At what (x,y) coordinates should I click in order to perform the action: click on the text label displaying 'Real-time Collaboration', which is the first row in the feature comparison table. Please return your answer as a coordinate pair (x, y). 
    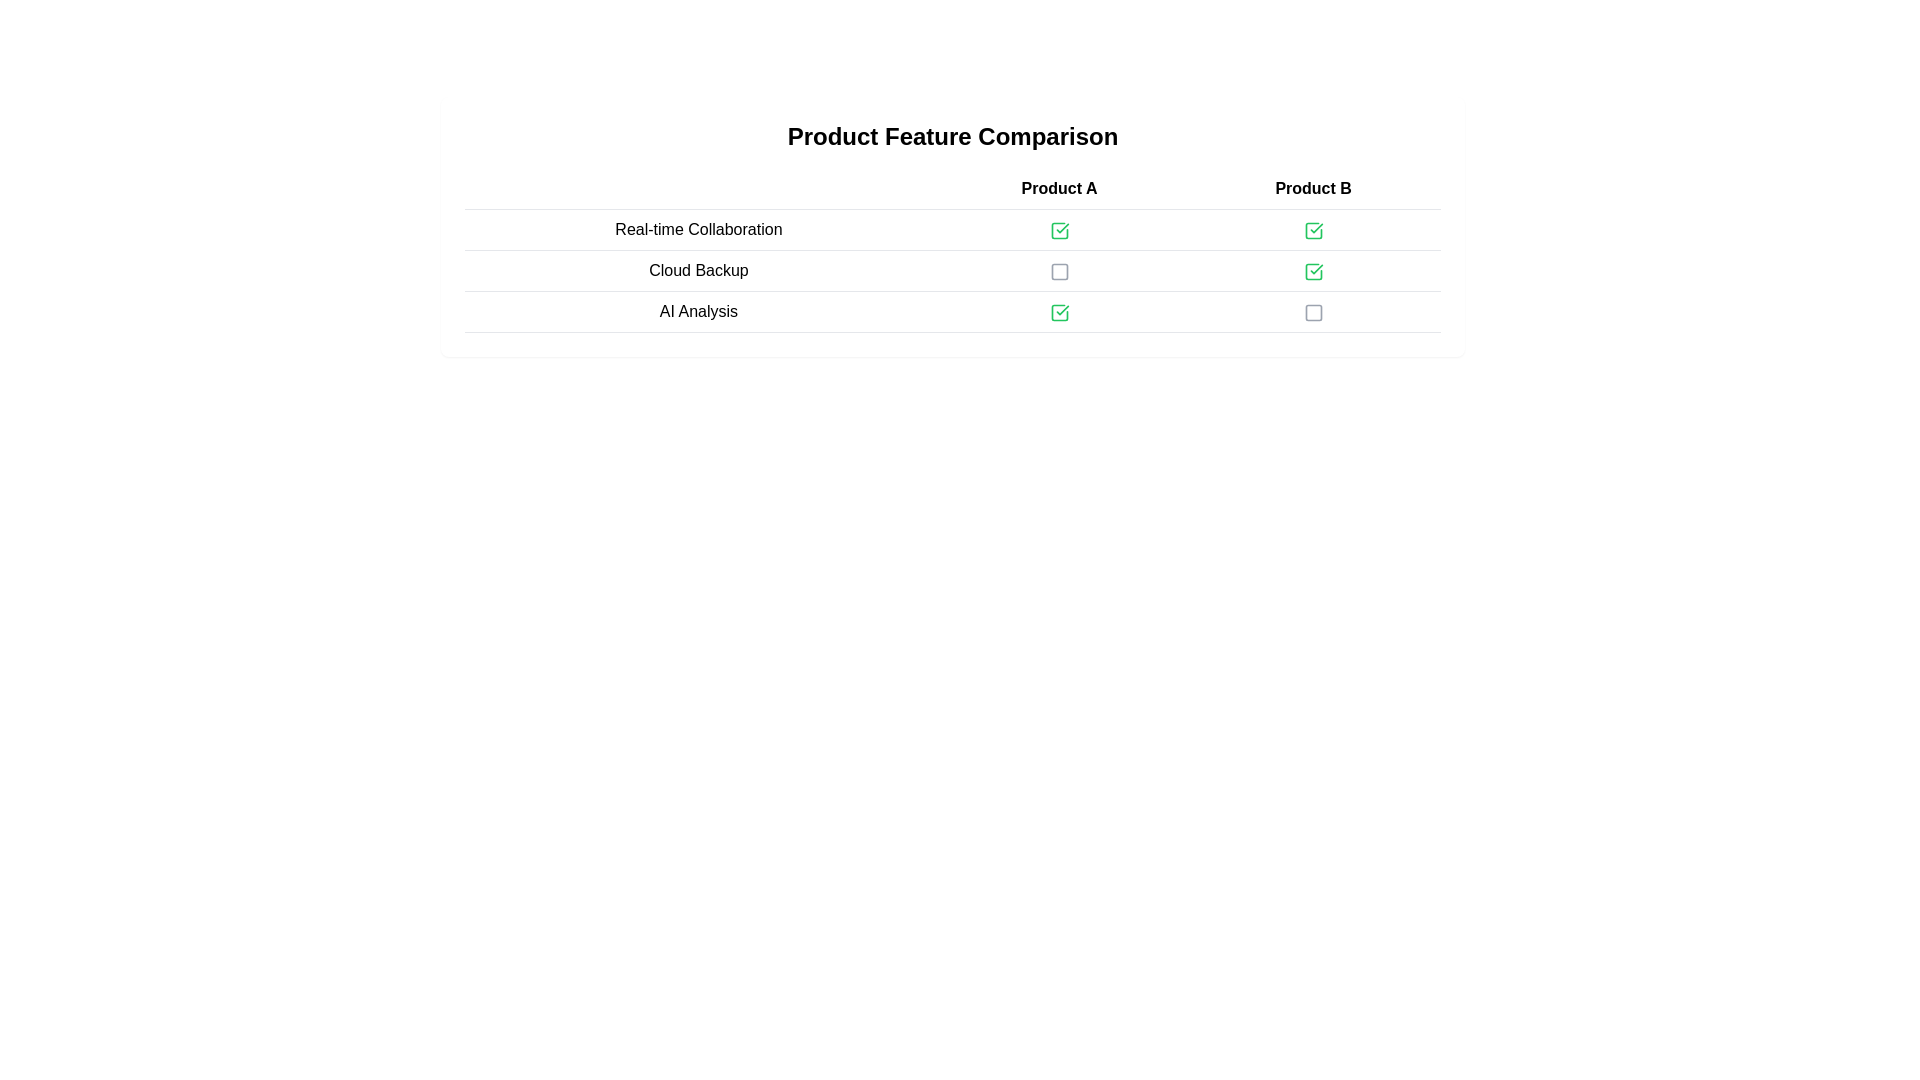
    Looking at the image, I should click on (698, 229).